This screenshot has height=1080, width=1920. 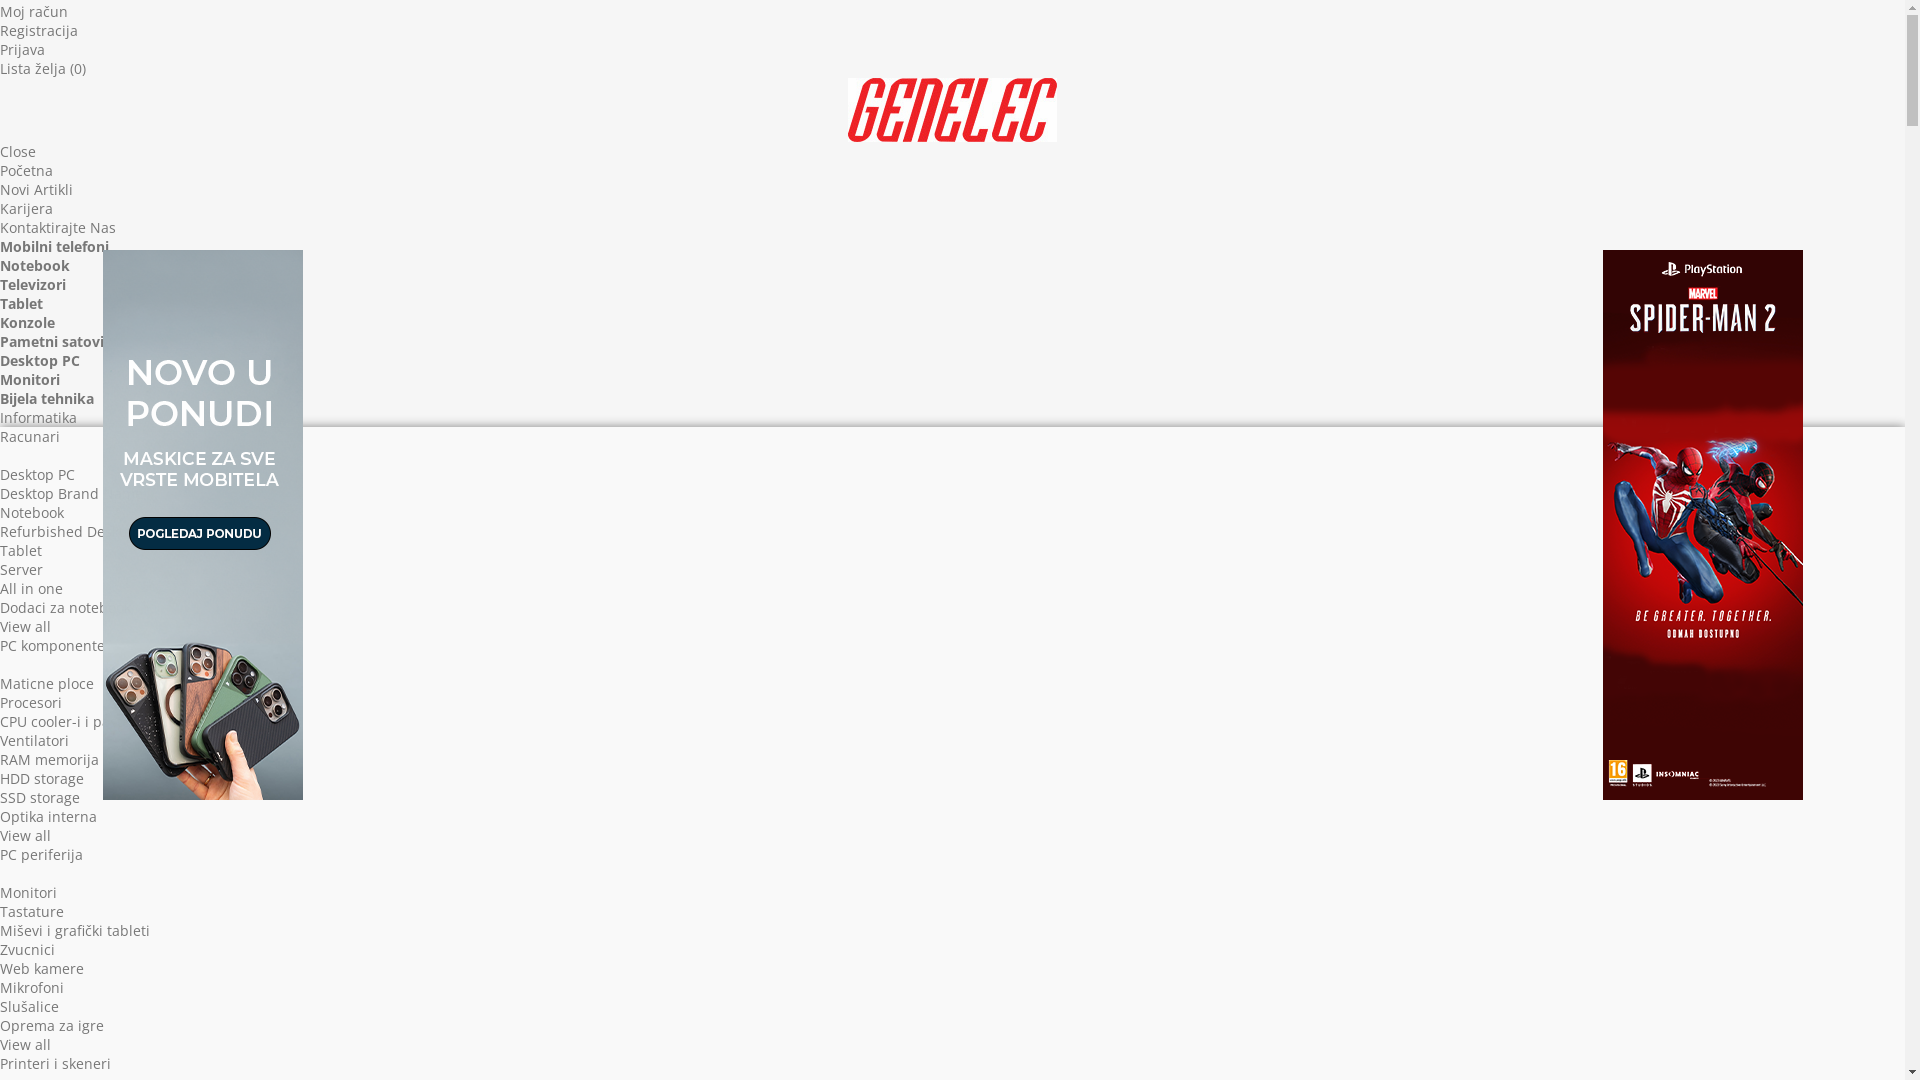 What do you see at coordinates (52, 645) in the screenshot?
I see `'PC komponente'` at bounding box center [52, 645].